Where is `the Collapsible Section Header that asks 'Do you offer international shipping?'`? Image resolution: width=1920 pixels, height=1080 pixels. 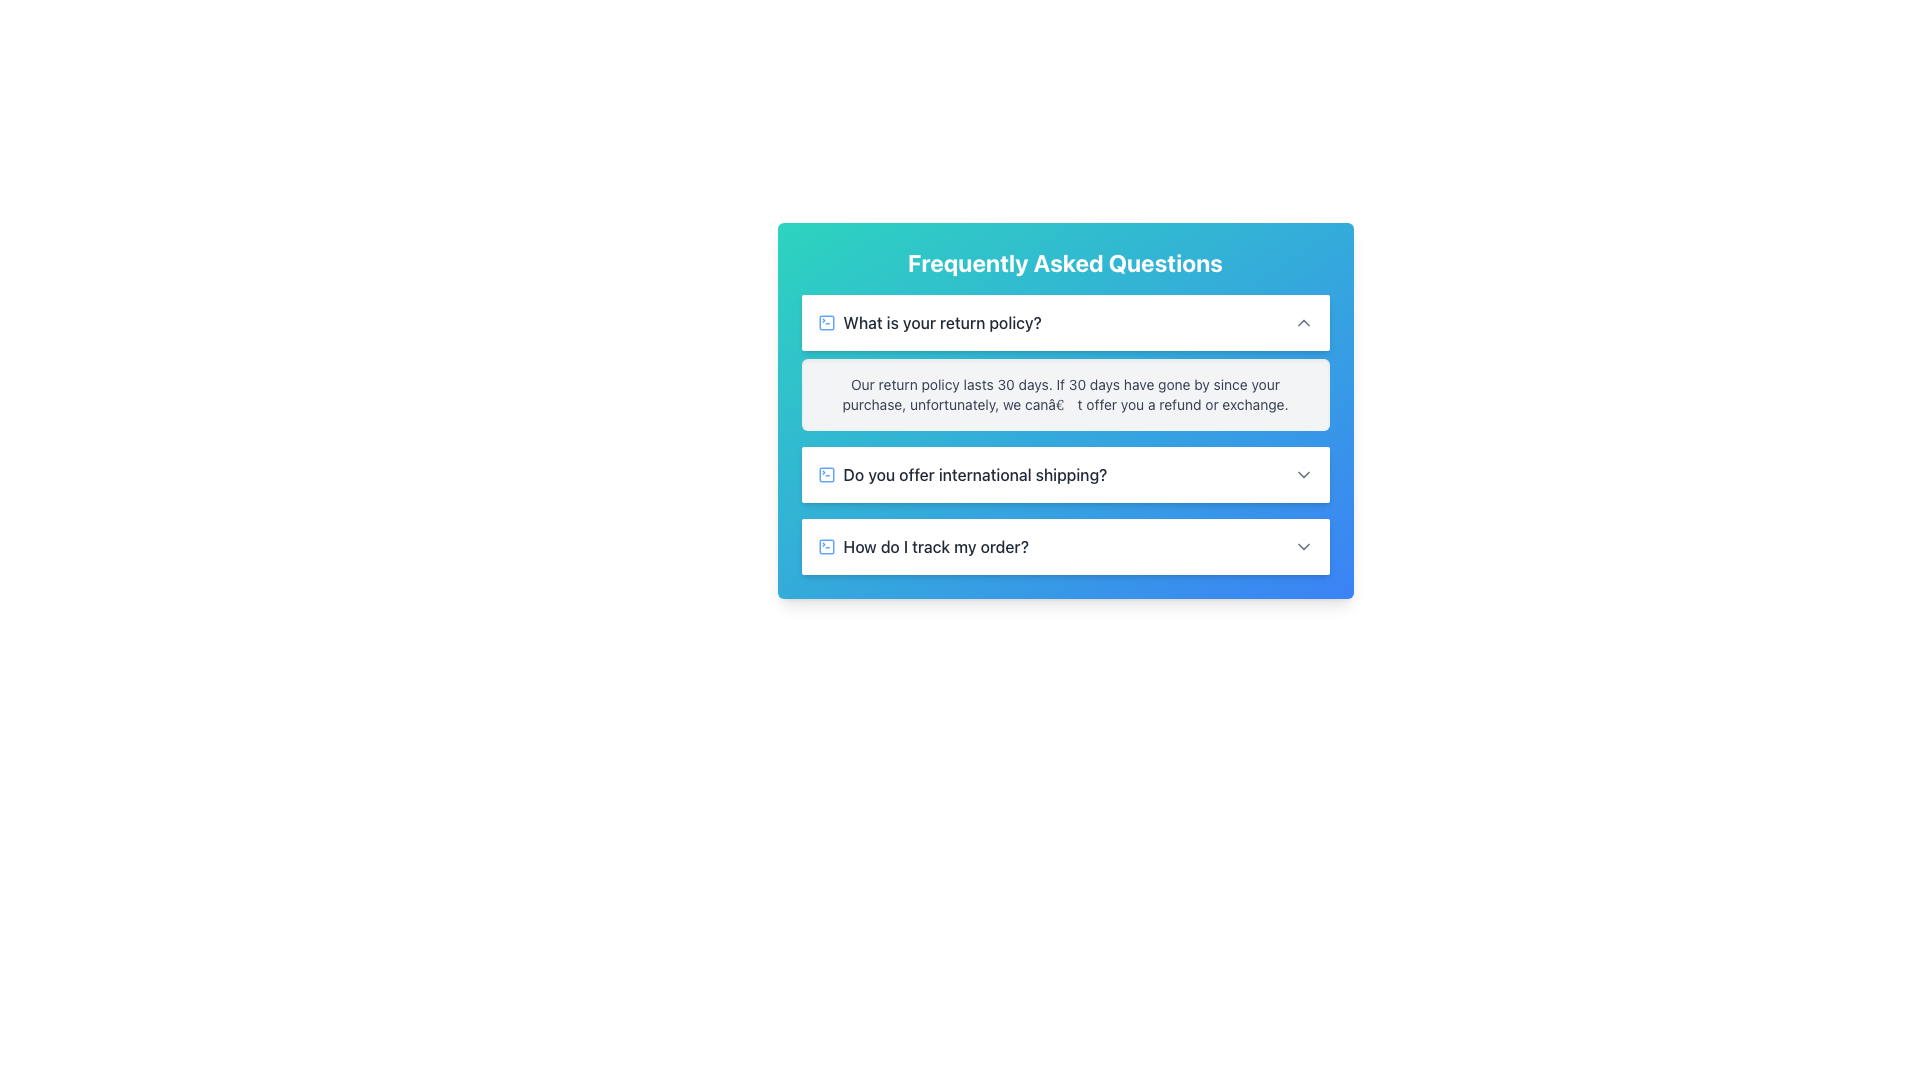 the Collapsible Section Header that asks 'Do you offer international shipping?' is located at coordinates (1064, 474).